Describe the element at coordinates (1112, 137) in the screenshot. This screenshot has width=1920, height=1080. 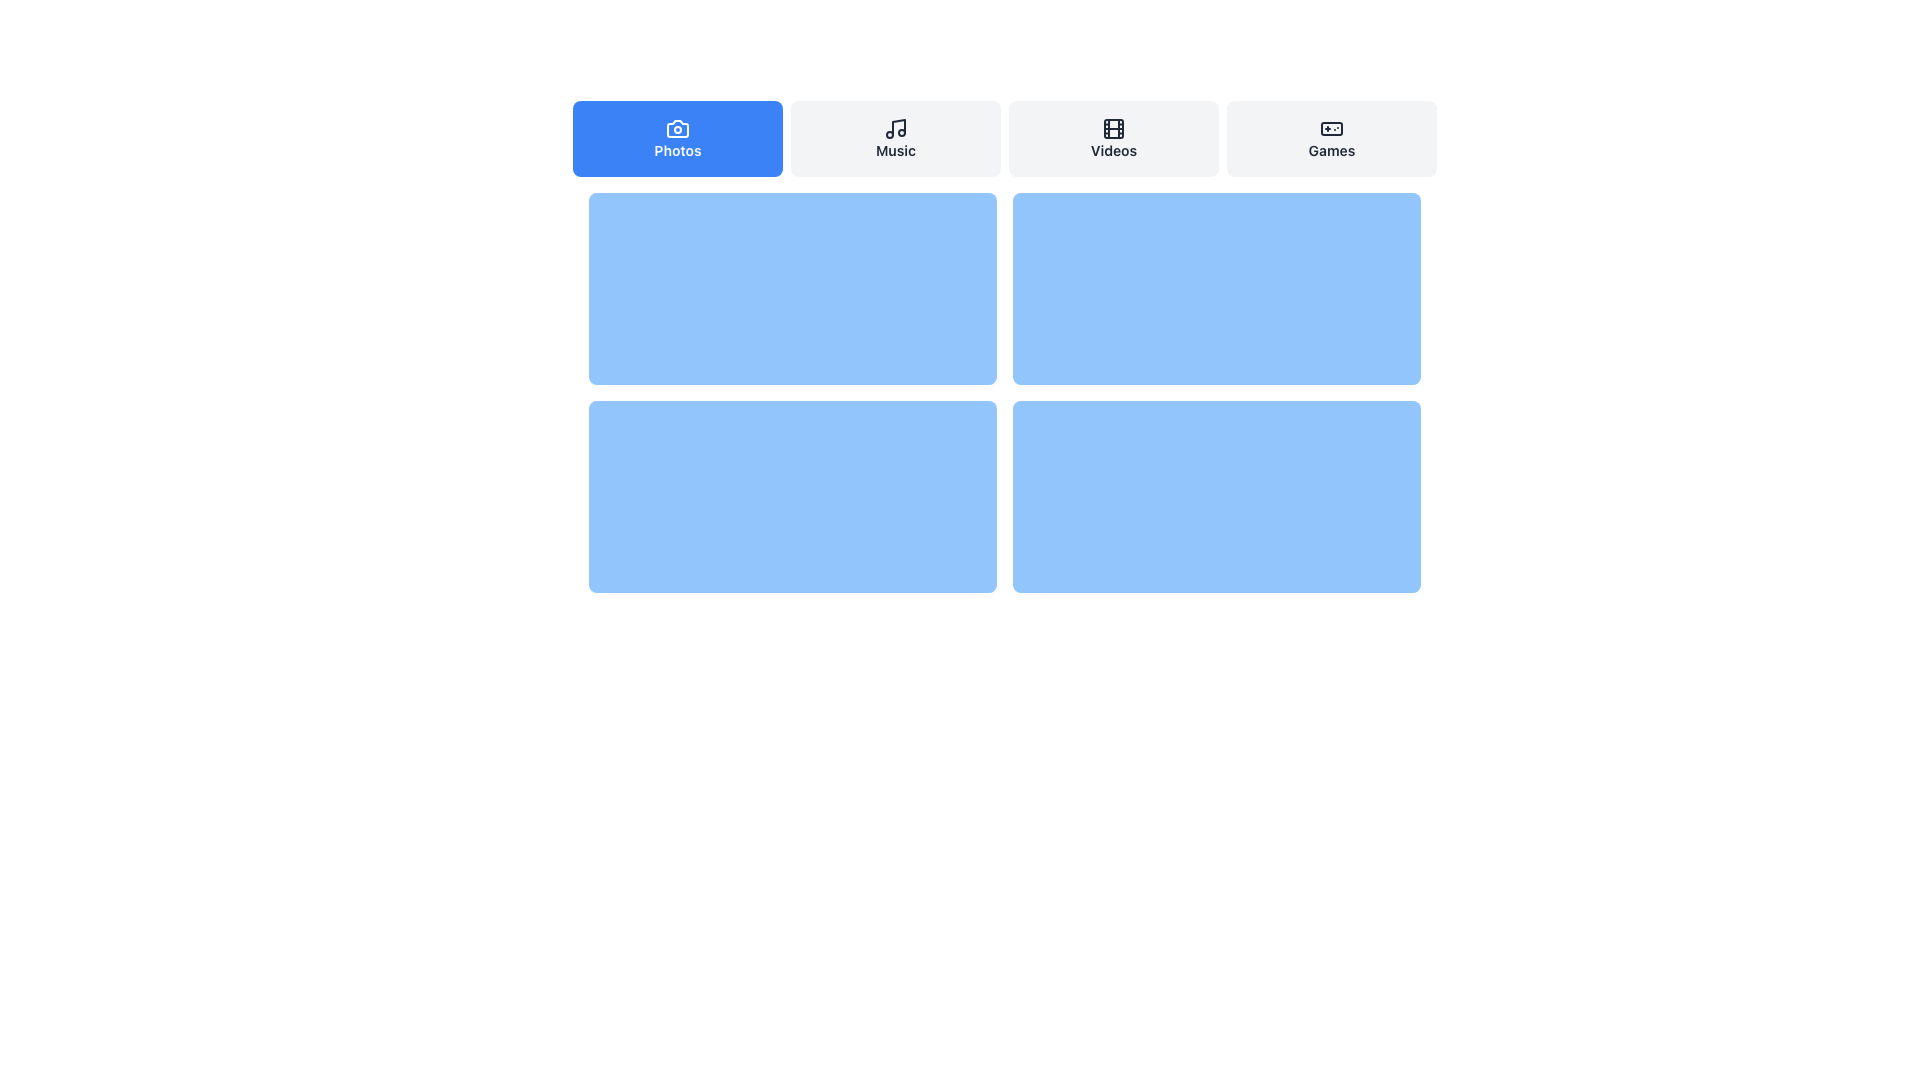
I see `the 'Videos' navigation button, which is the third card in a grid layout of four items` at that location.